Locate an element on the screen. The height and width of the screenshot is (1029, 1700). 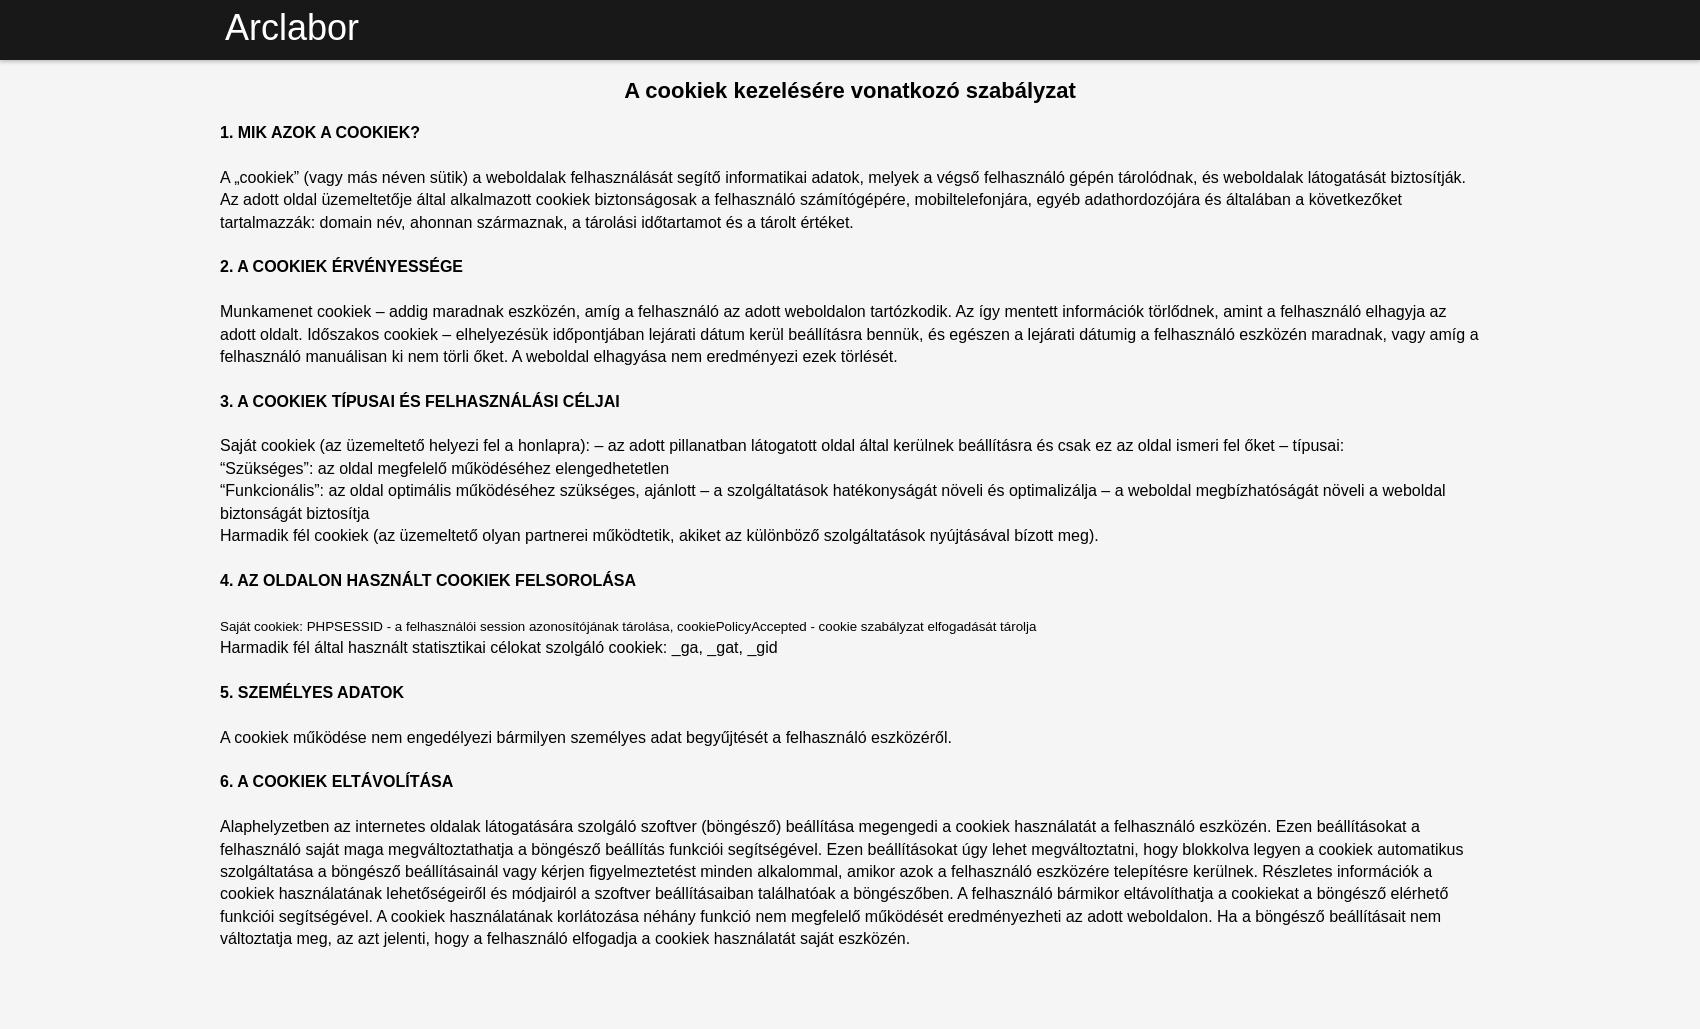
'5. SZEMÉLYES ADATOK' is located at coordinates (311, 690).